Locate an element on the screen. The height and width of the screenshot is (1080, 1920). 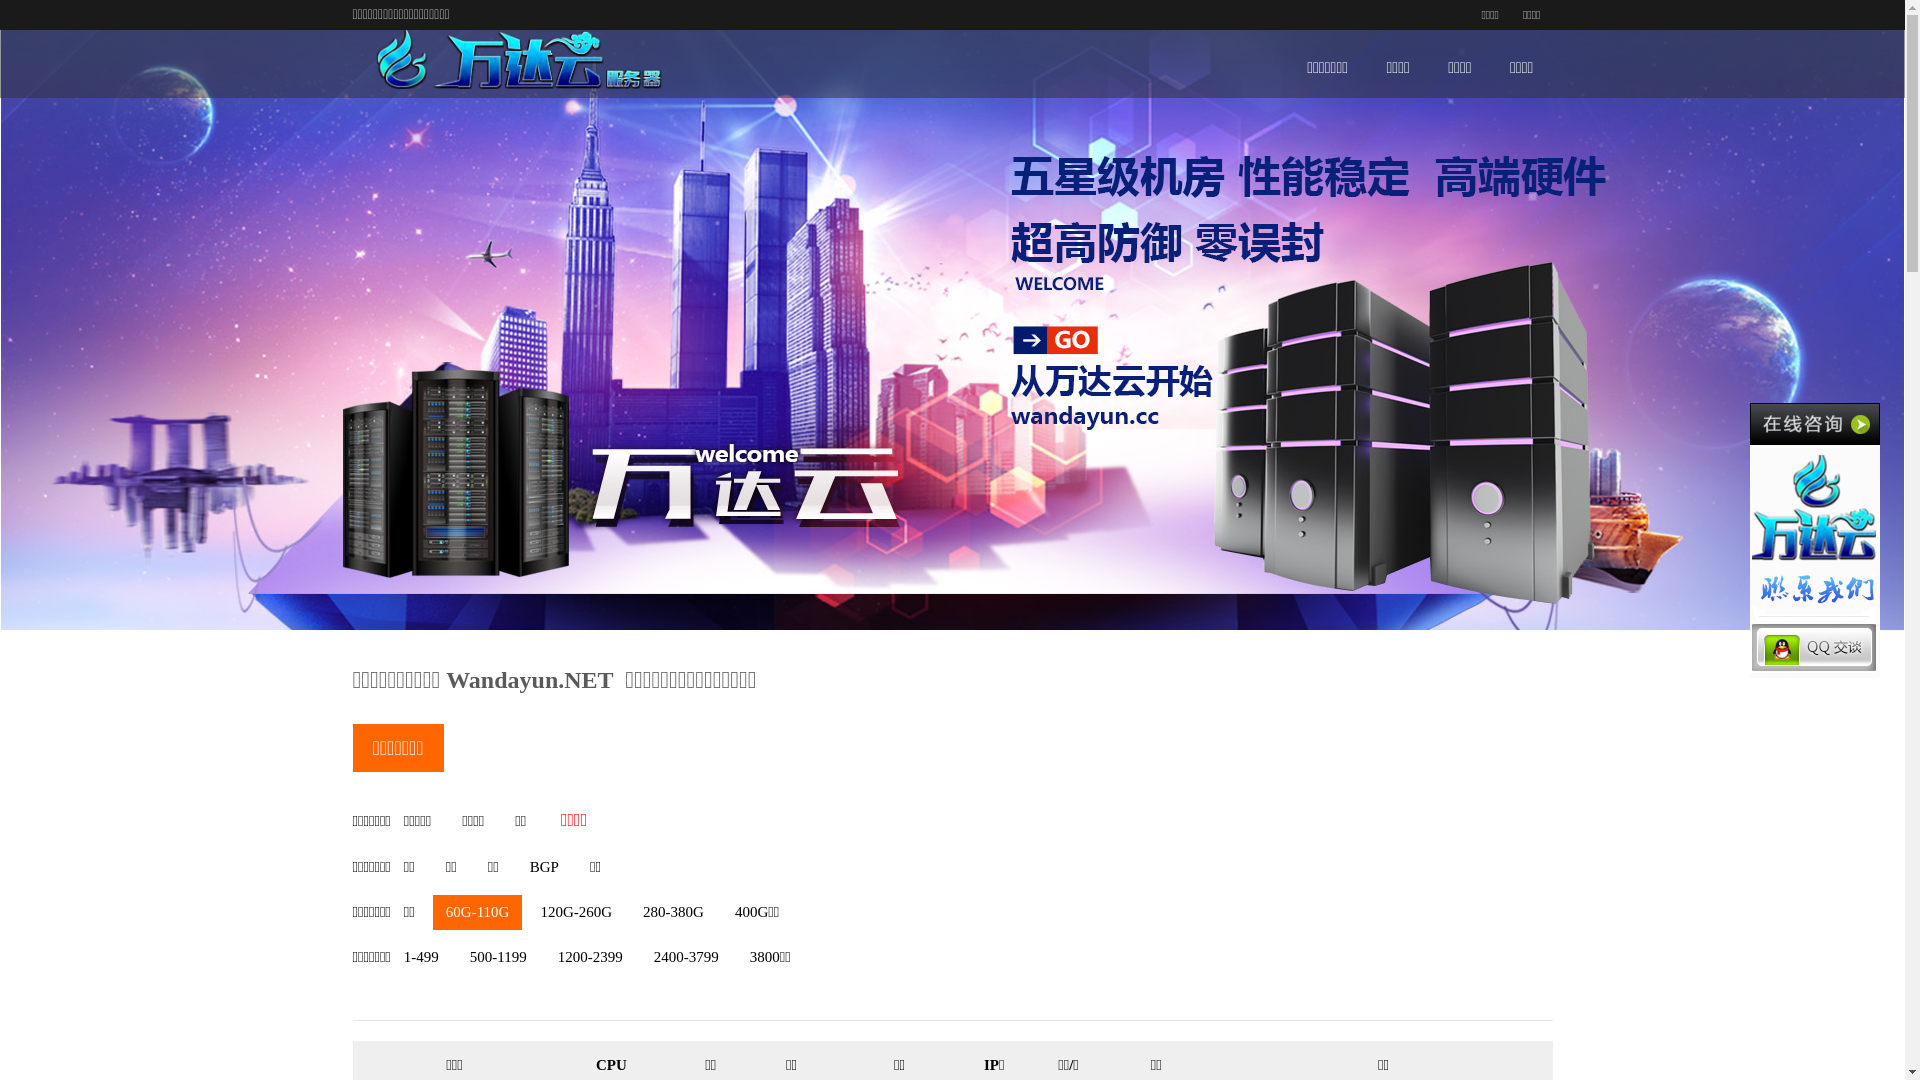
'500-1199' is located at coordinates (498, 956).